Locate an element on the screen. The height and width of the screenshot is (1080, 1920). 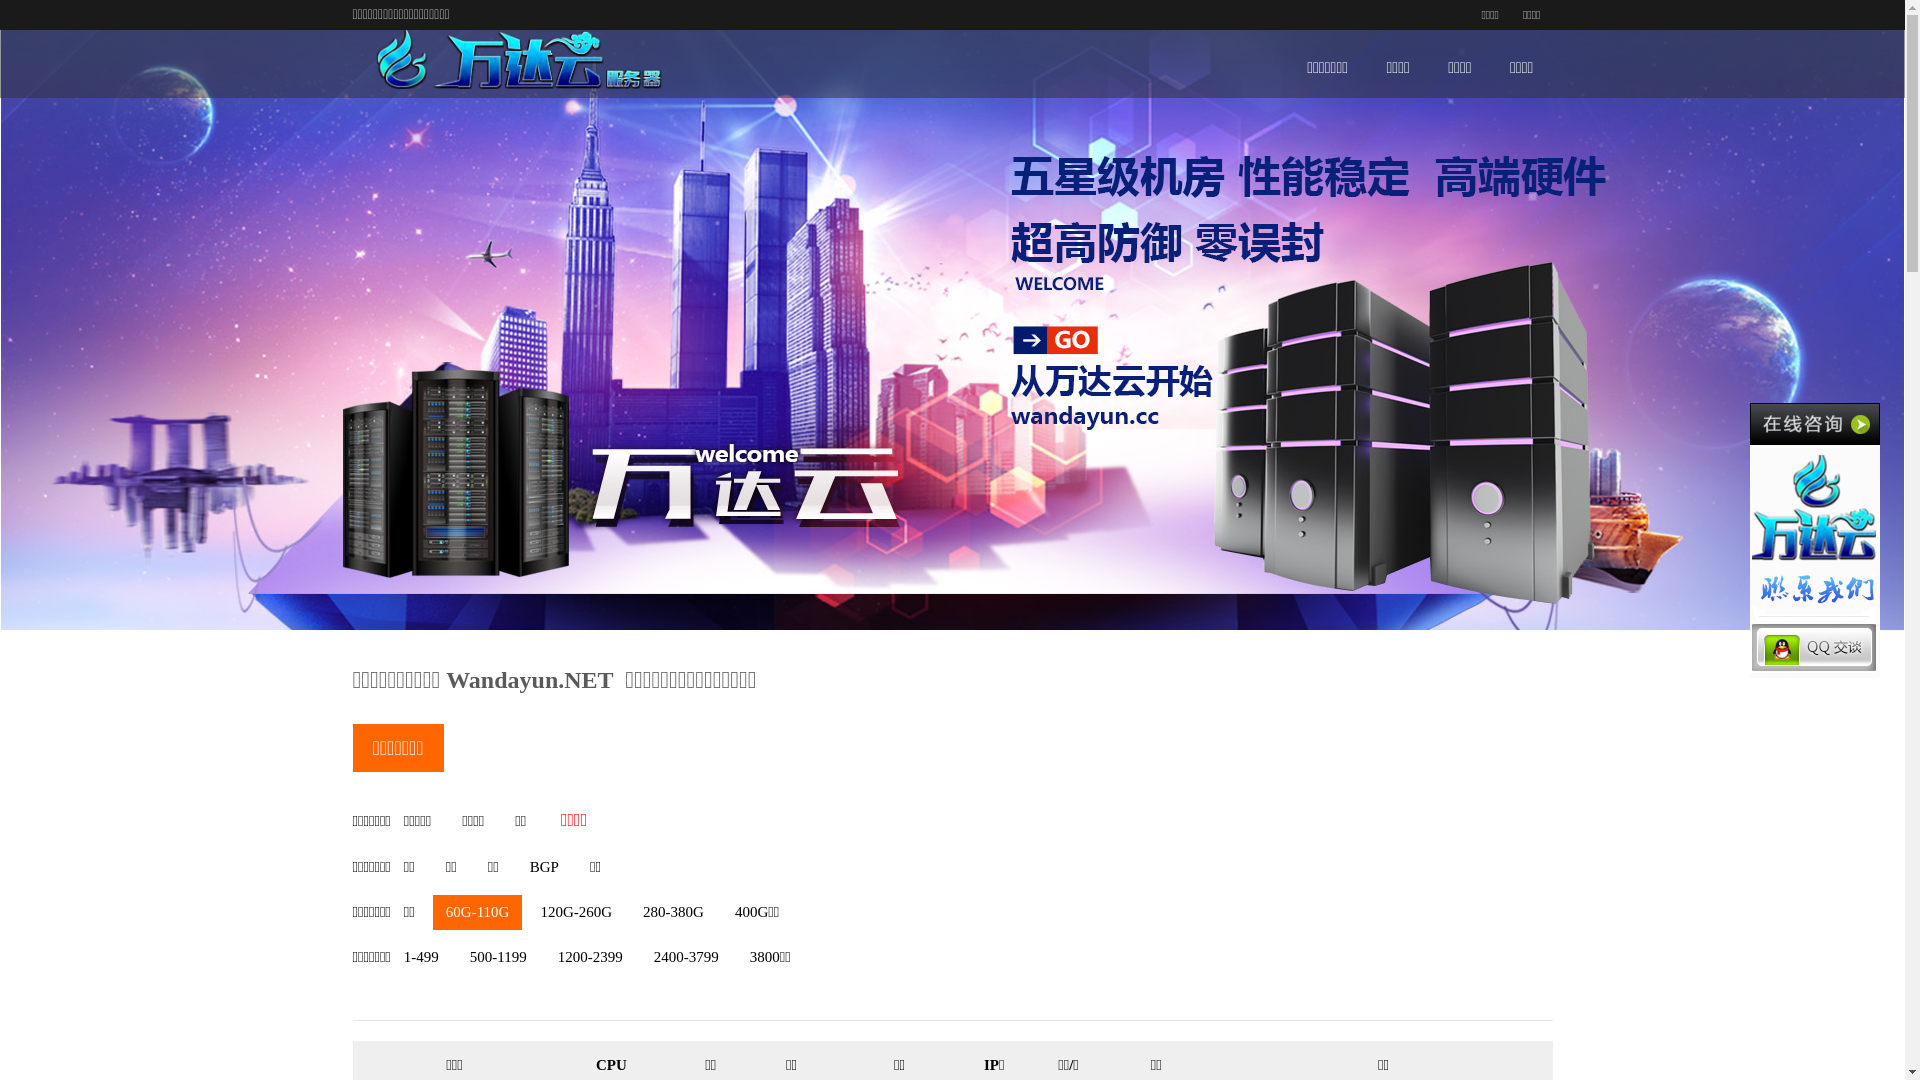
'500-1199' is located at coordinates (498, 956).